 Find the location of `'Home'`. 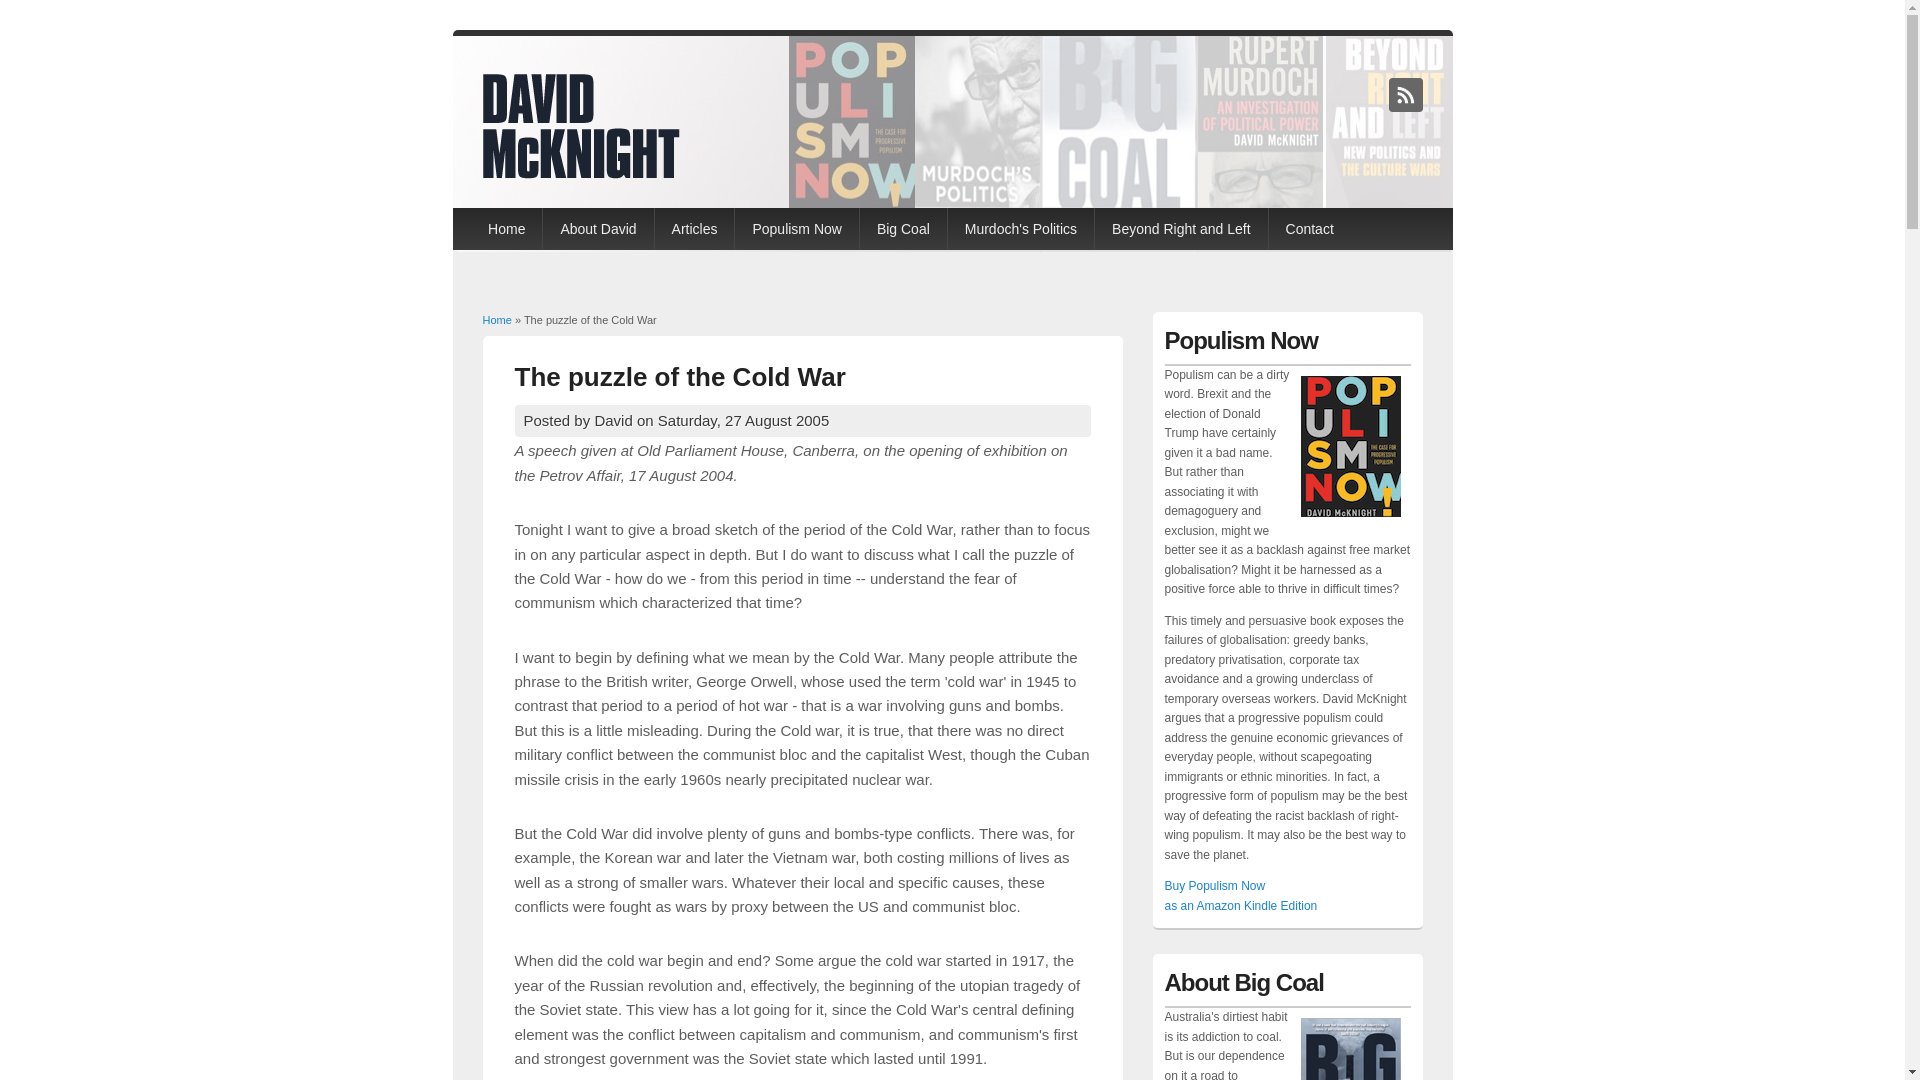

'Home' is located at coordinates (579, 171).